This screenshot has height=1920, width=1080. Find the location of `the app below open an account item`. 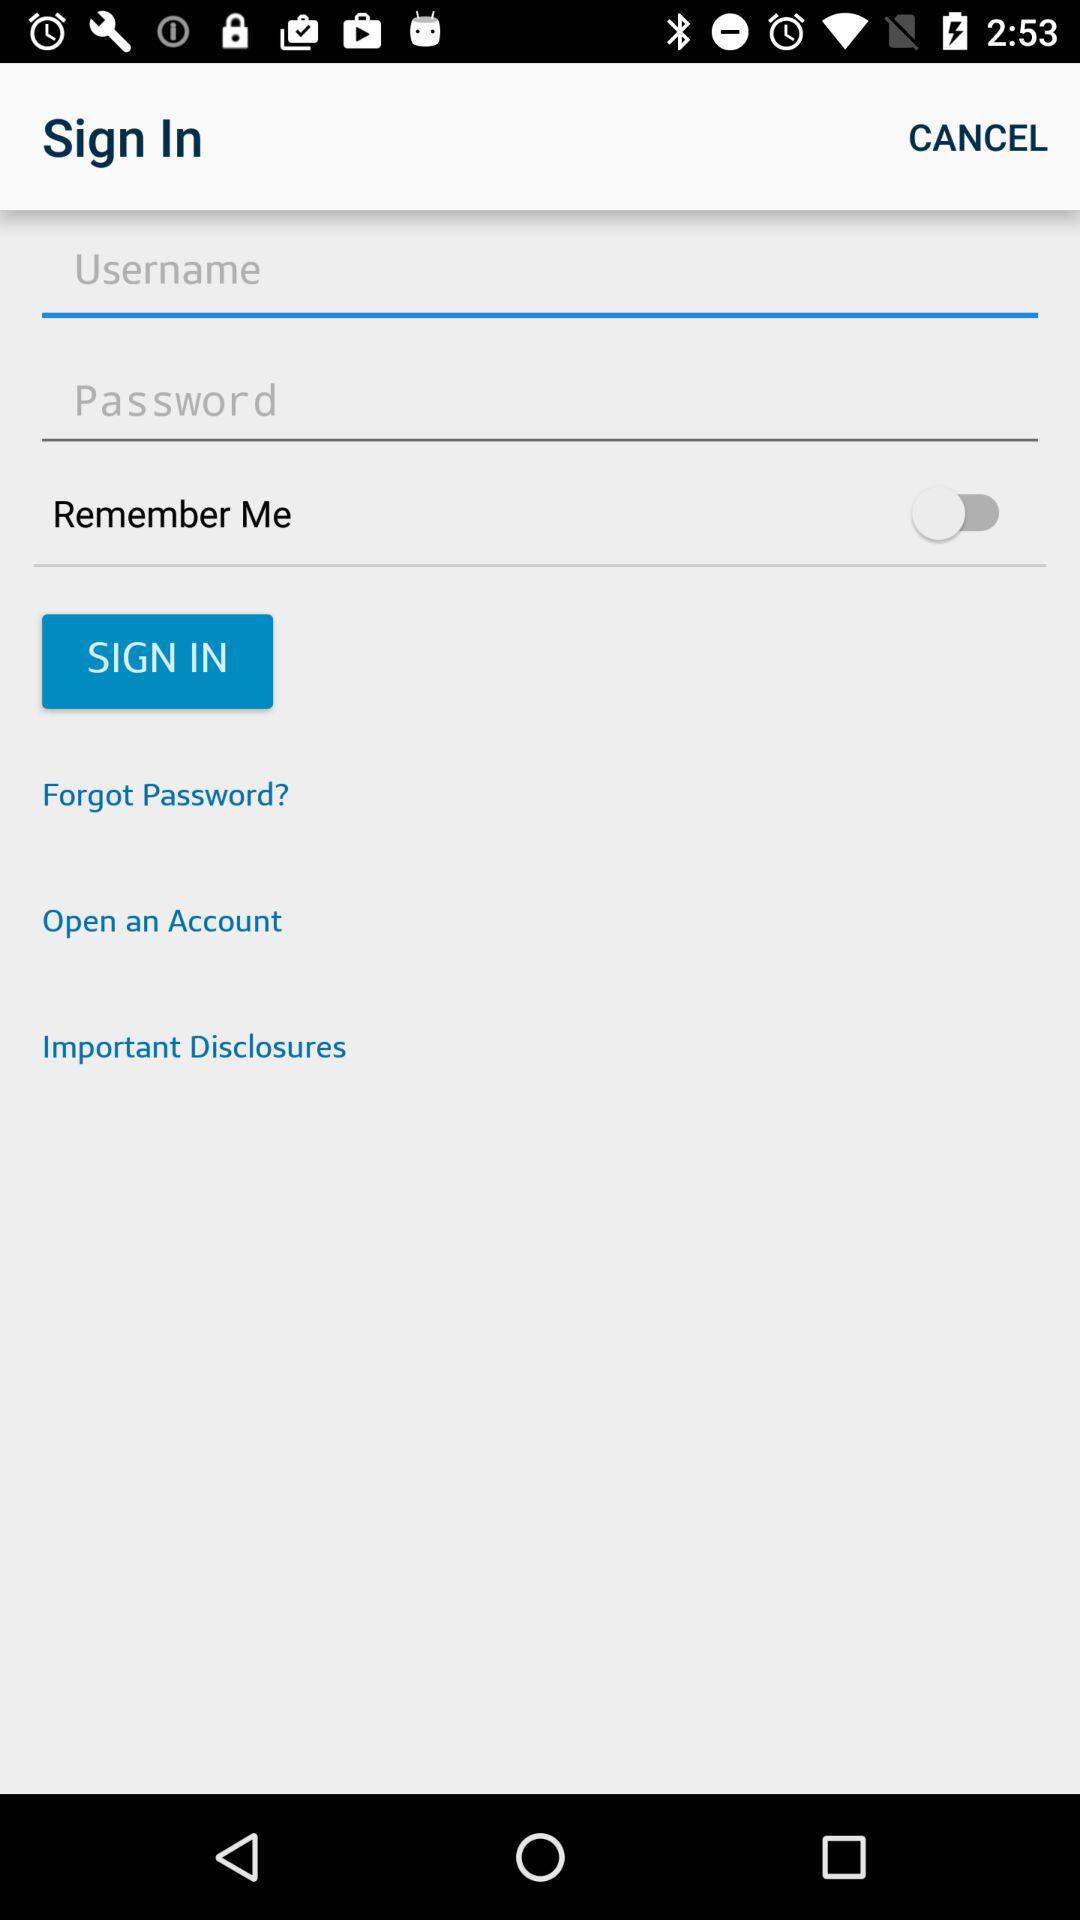

the app below open an account item is located at coordinates (540, 1049).